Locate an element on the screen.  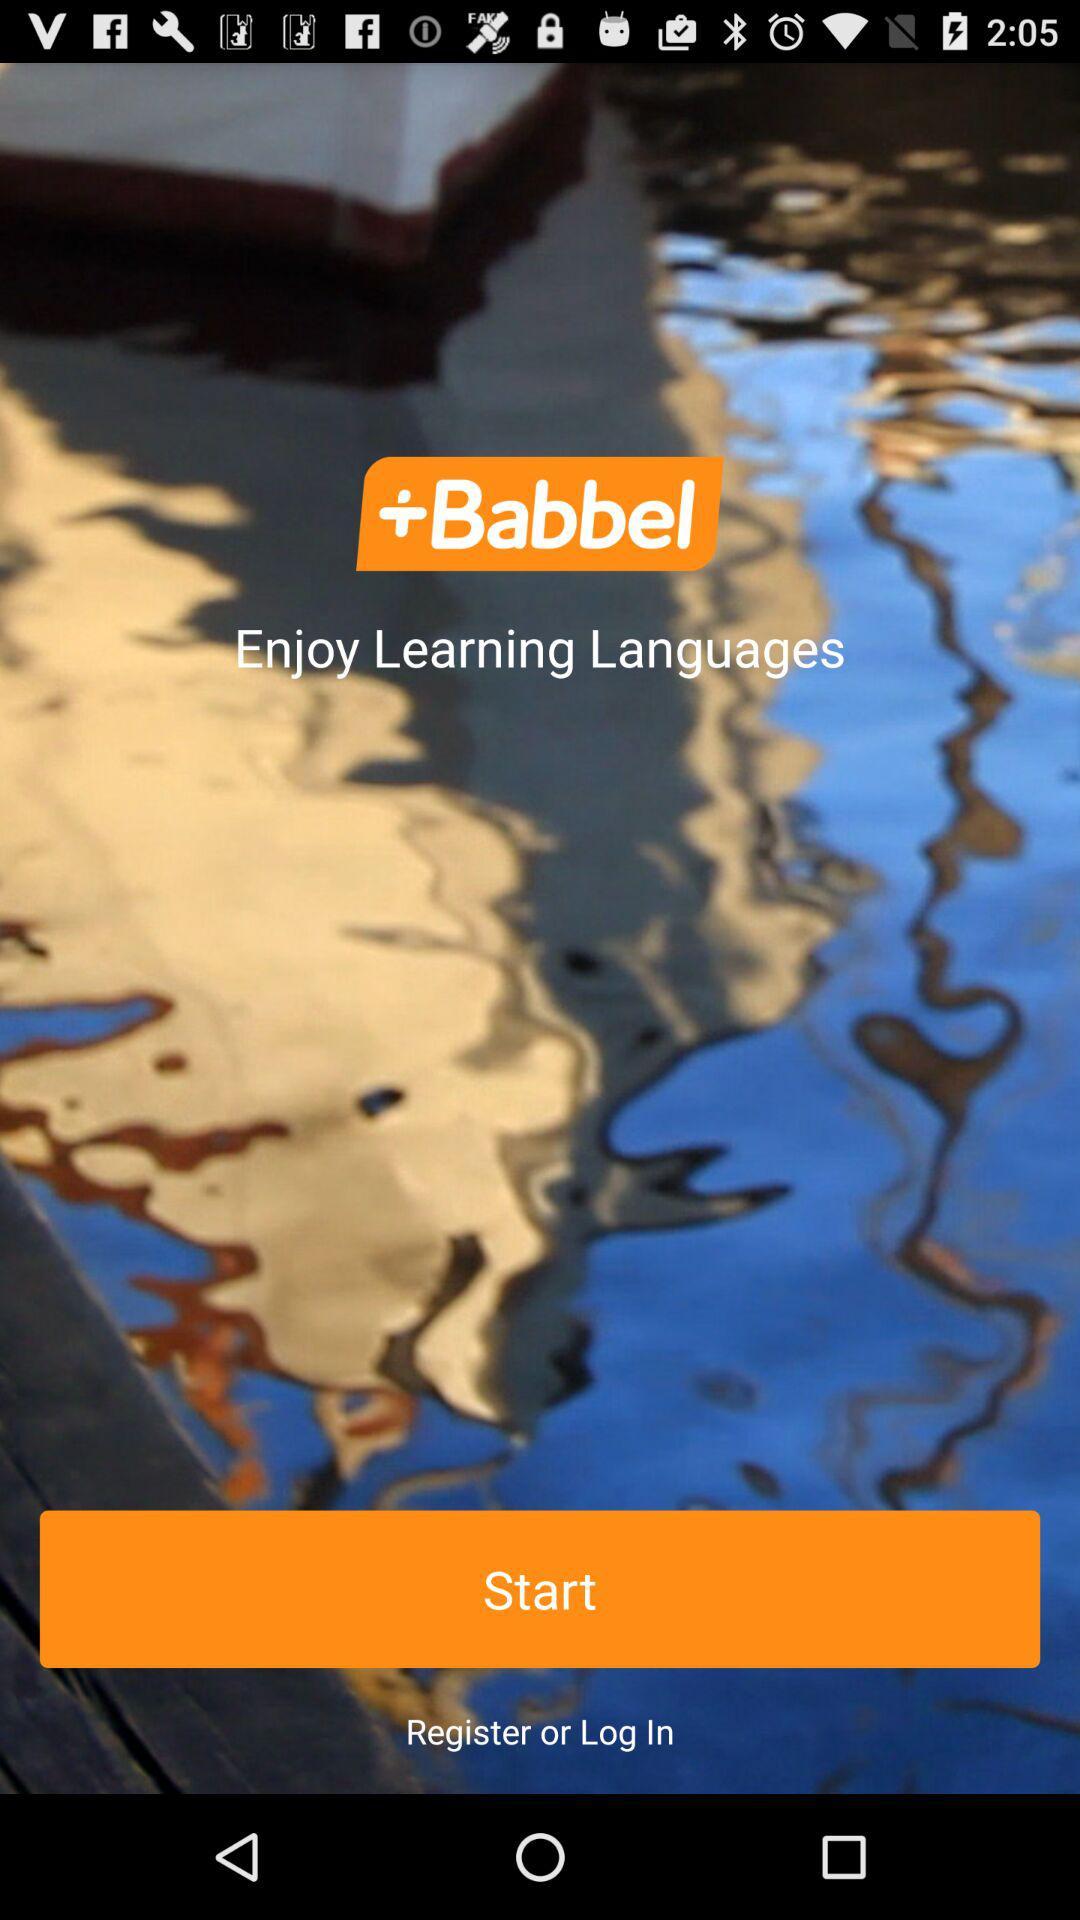
the start is located at coordinates (540, 1588).